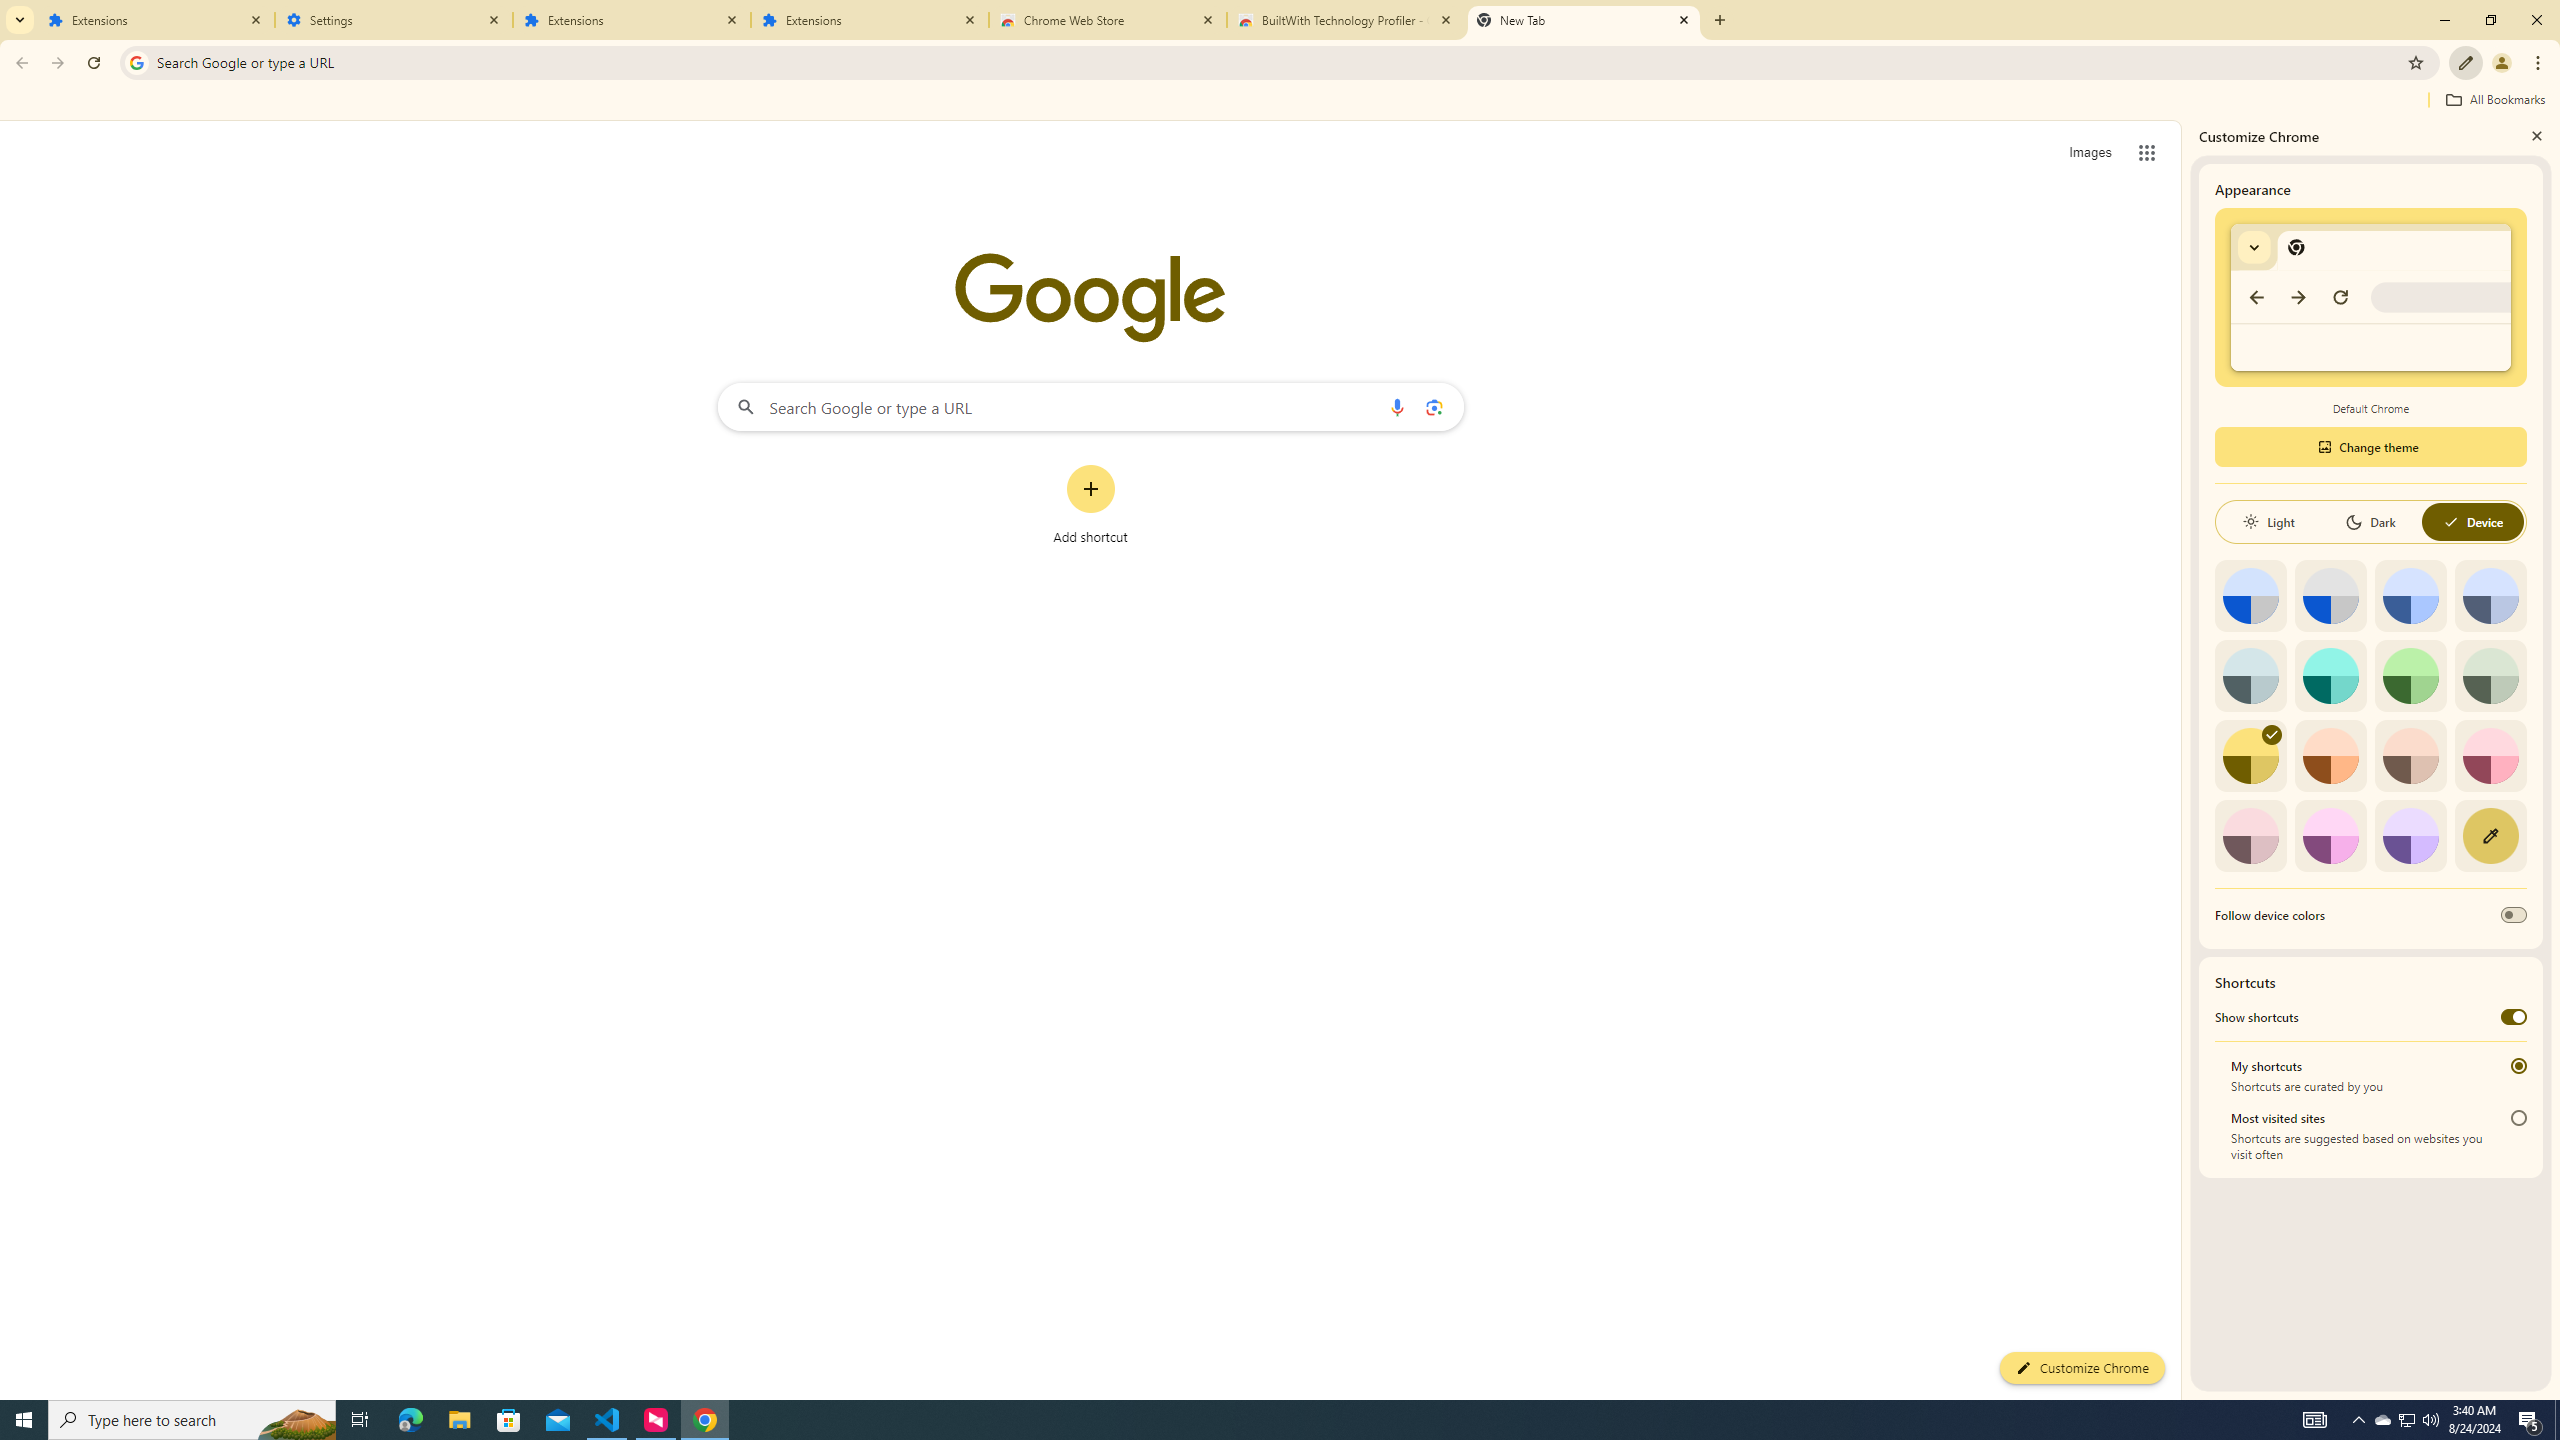 This screenshot has width=2560, height=1440. What do you see at coordinates (2471, 521) in the screenshot?
I see `'Device'` at bounding box center [2471, 521].